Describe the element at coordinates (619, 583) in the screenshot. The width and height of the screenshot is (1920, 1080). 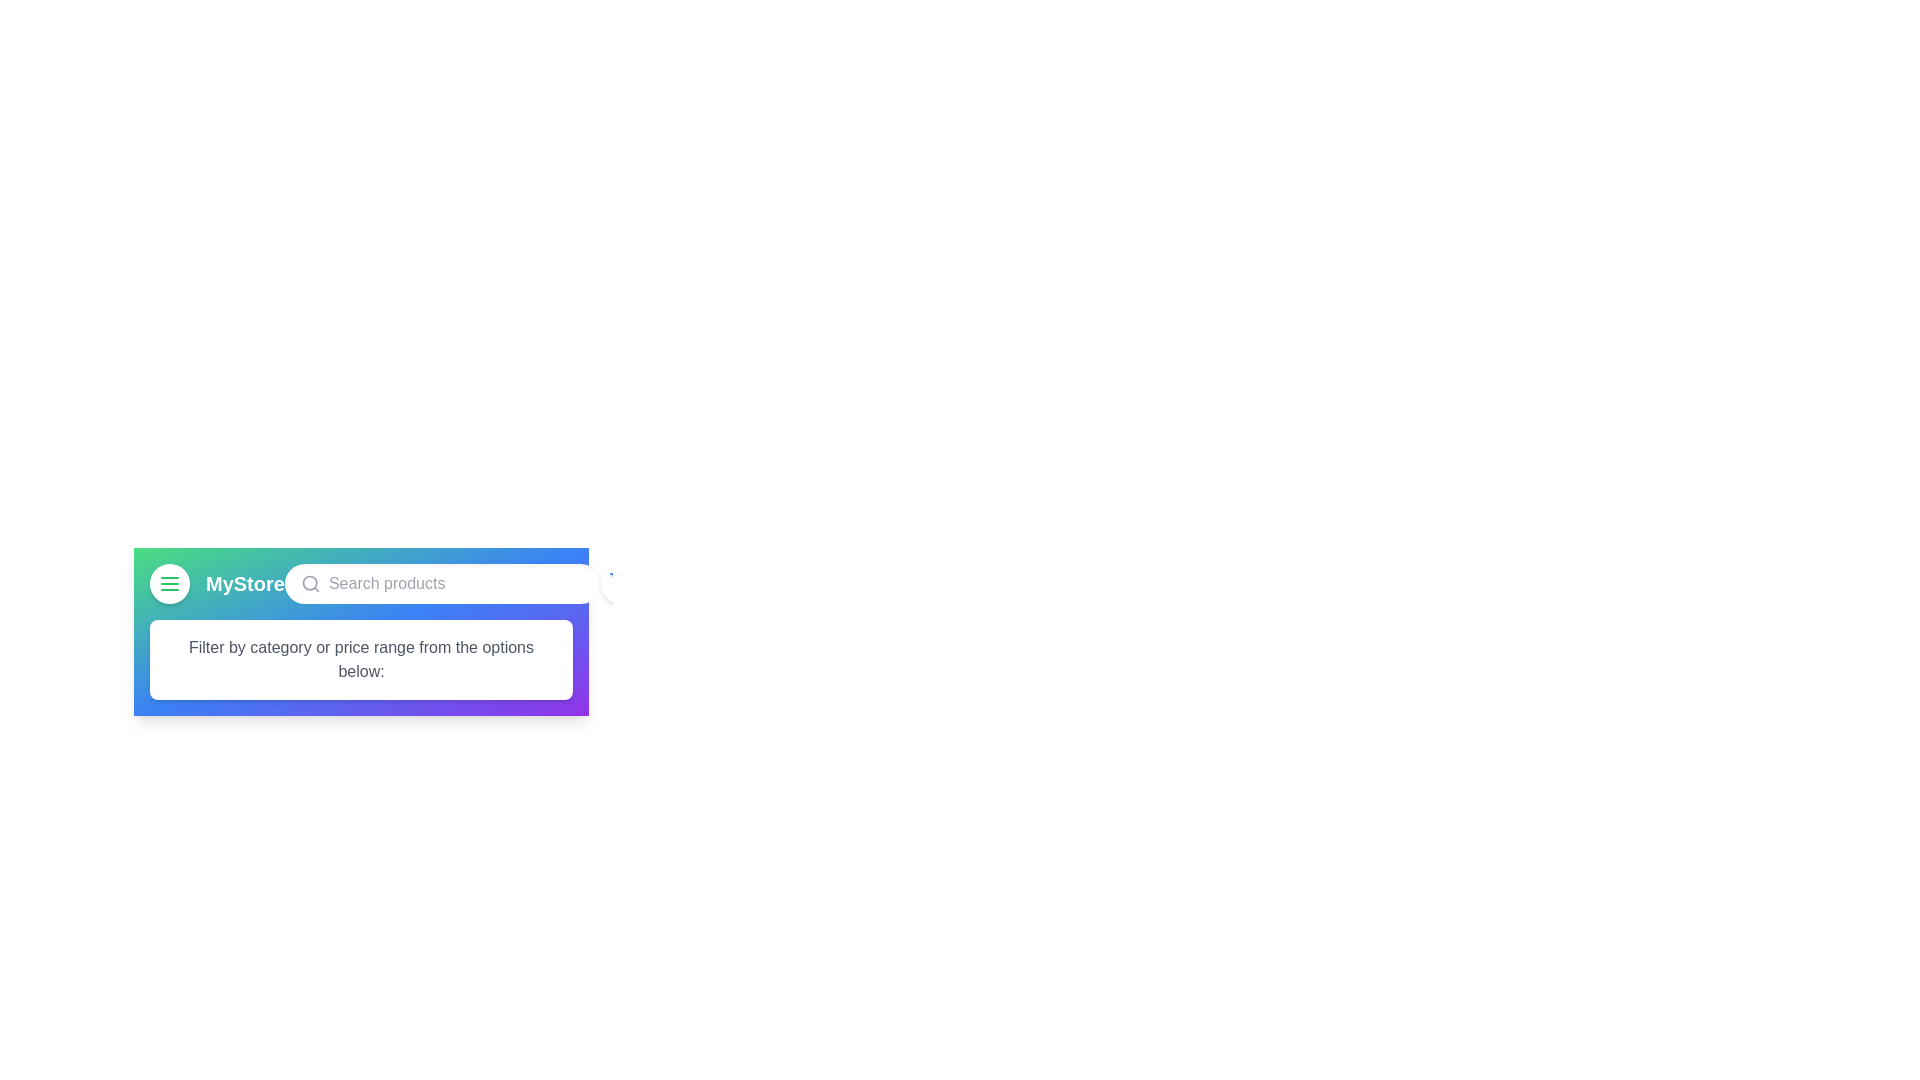
I see `the shopping cart button to view the cart` at that location.